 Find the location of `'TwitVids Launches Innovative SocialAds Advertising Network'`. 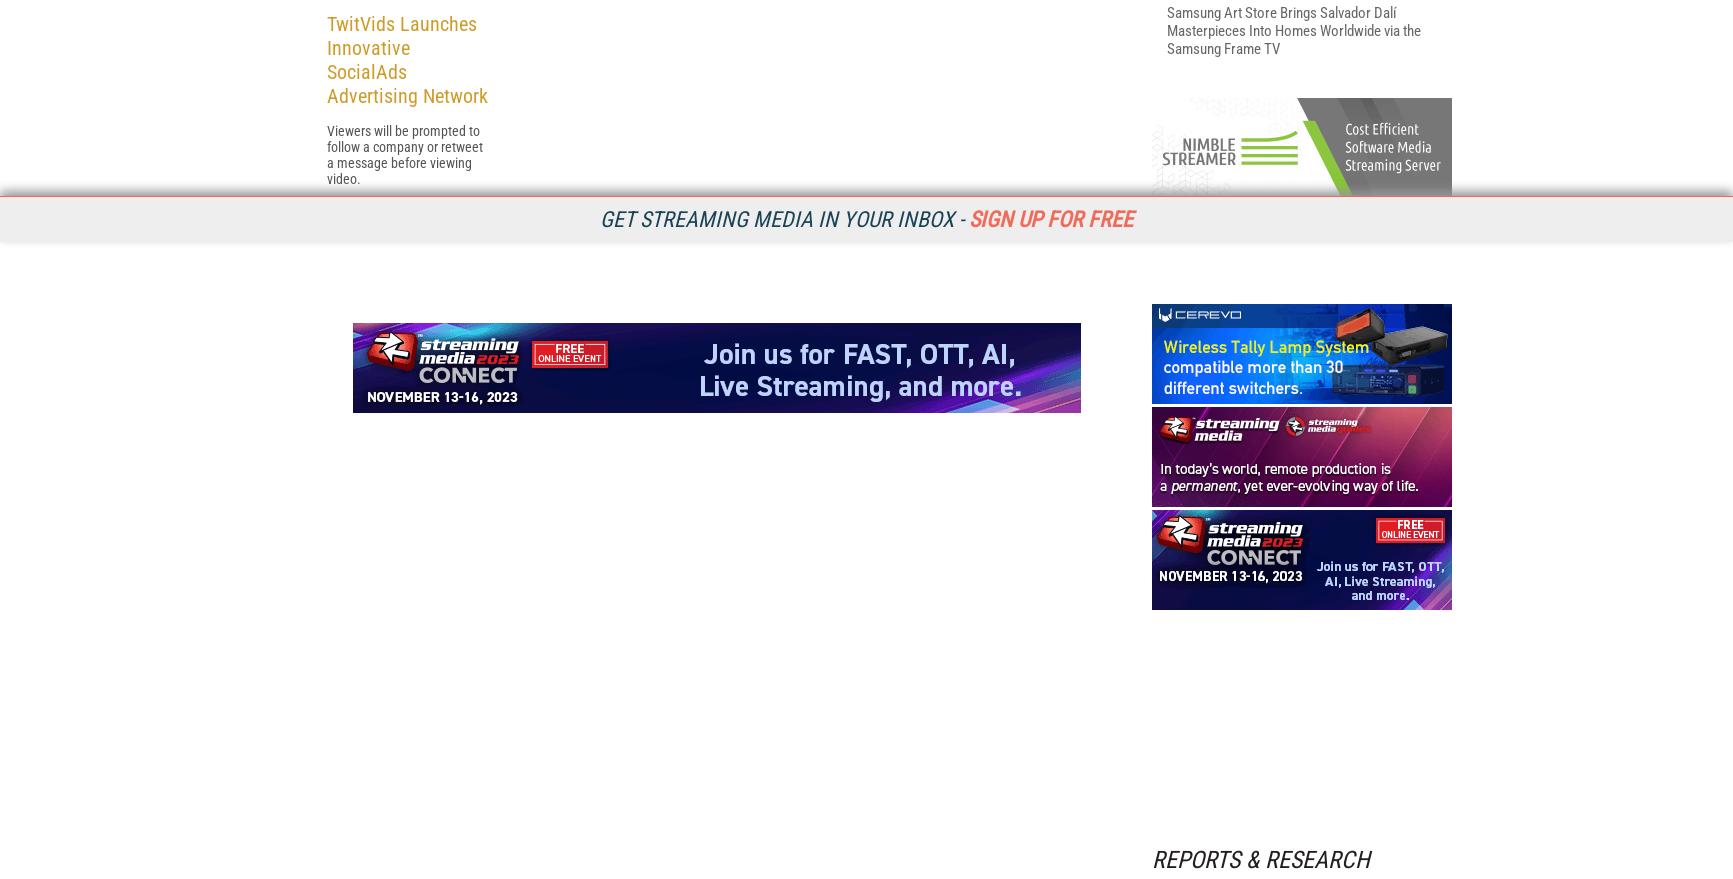

'TwitVids Launches Innovative SocialAds Advertising Network' is located at coordinates (405, 320).